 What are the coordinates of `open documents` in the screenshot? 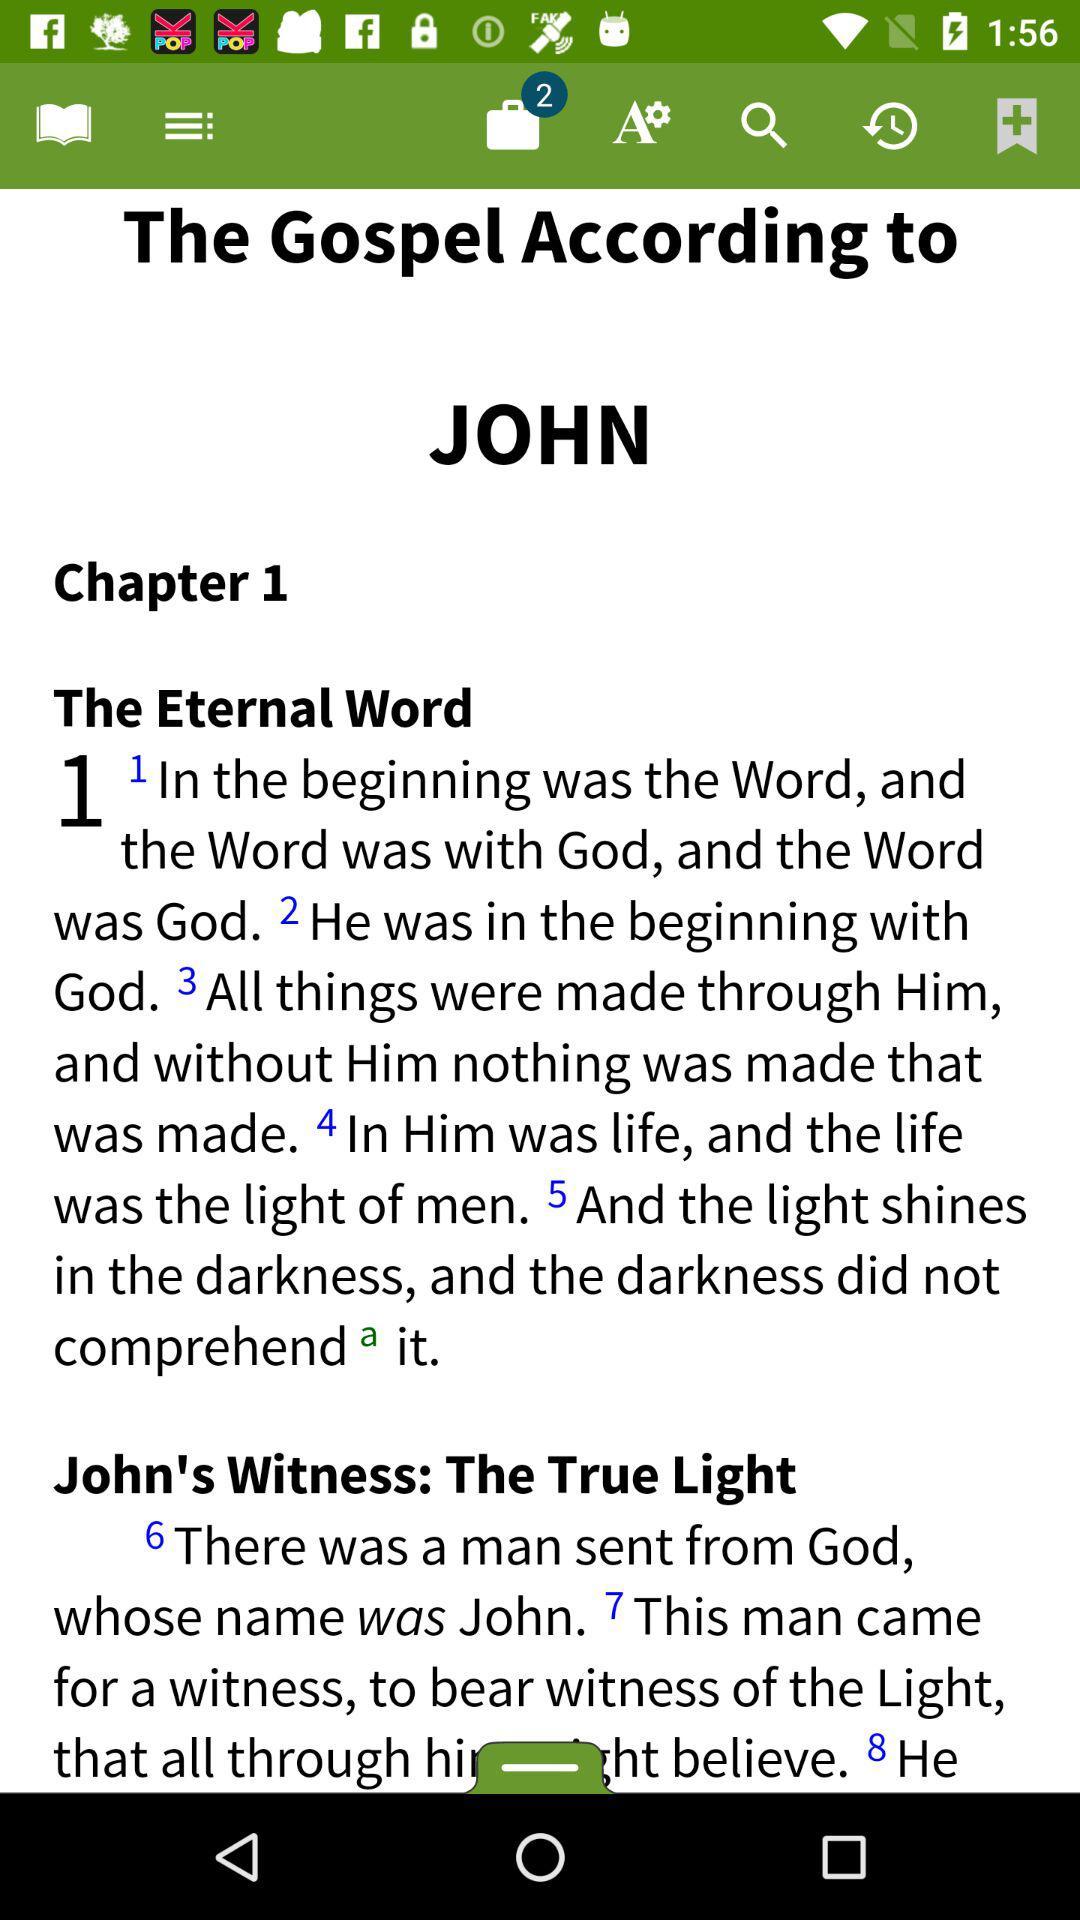 It's located at (512, 124).